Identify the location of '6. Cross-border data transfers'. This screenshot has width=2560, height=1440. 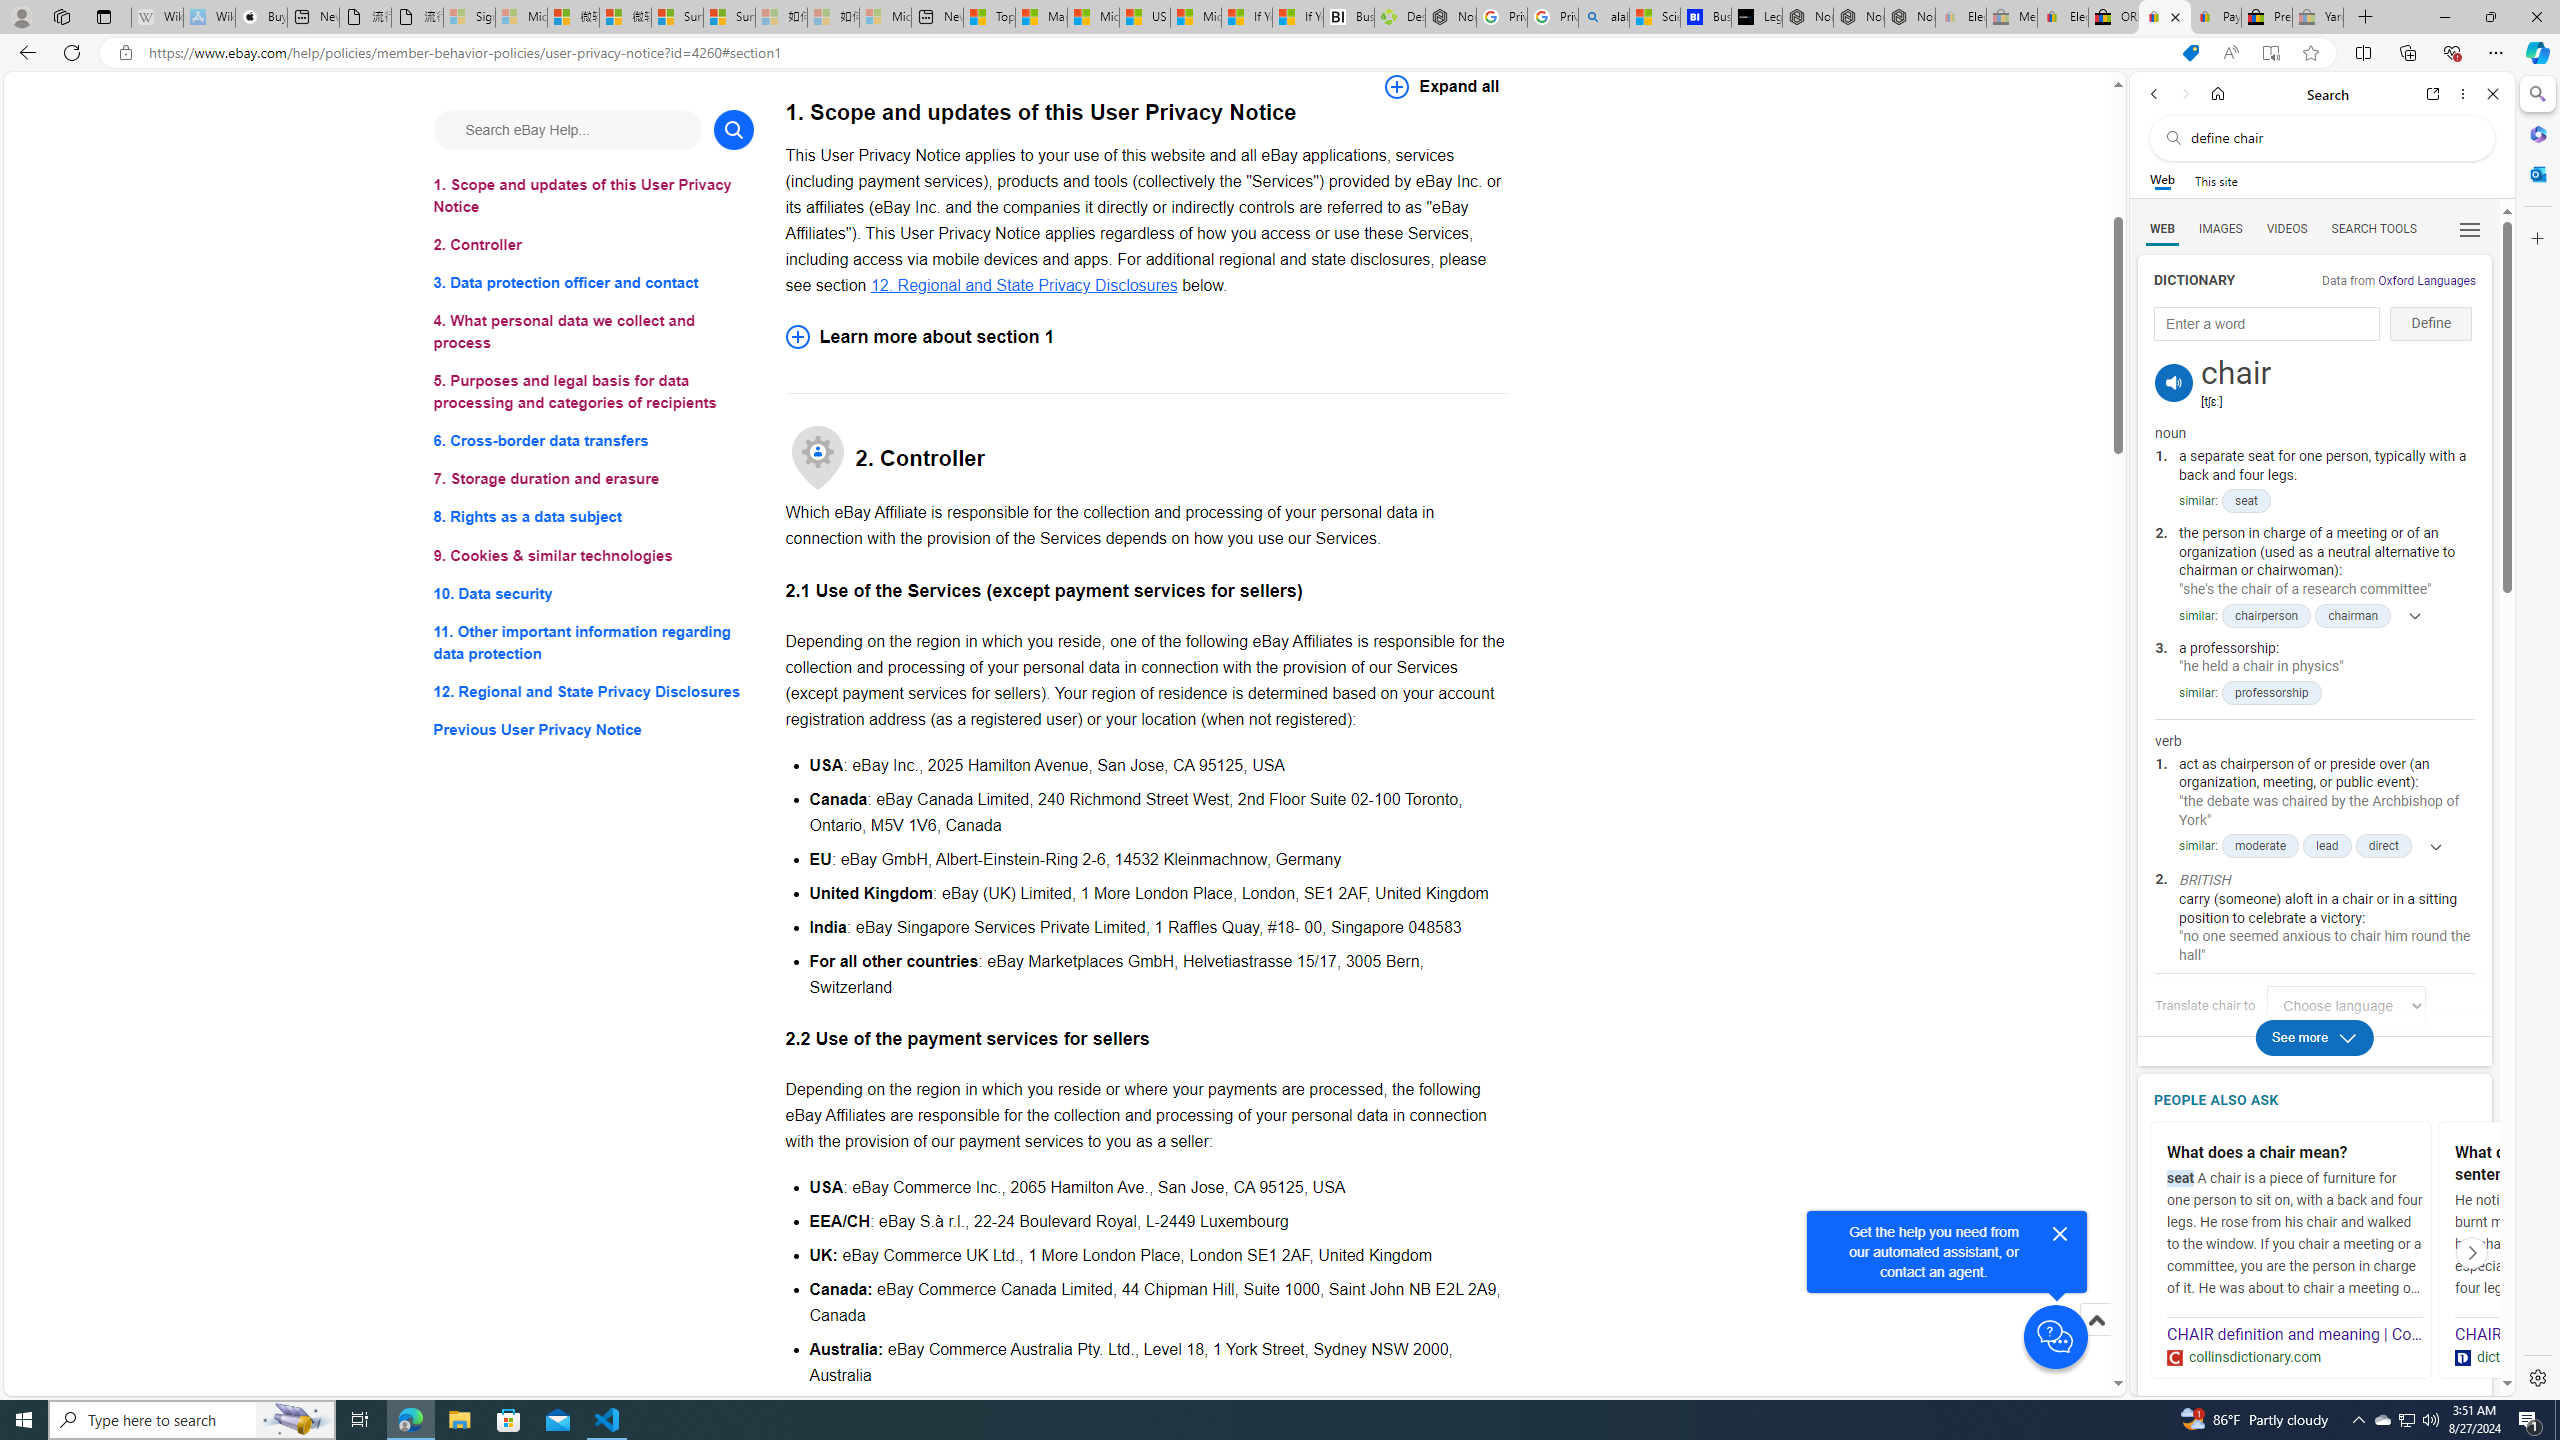
(592, 441).